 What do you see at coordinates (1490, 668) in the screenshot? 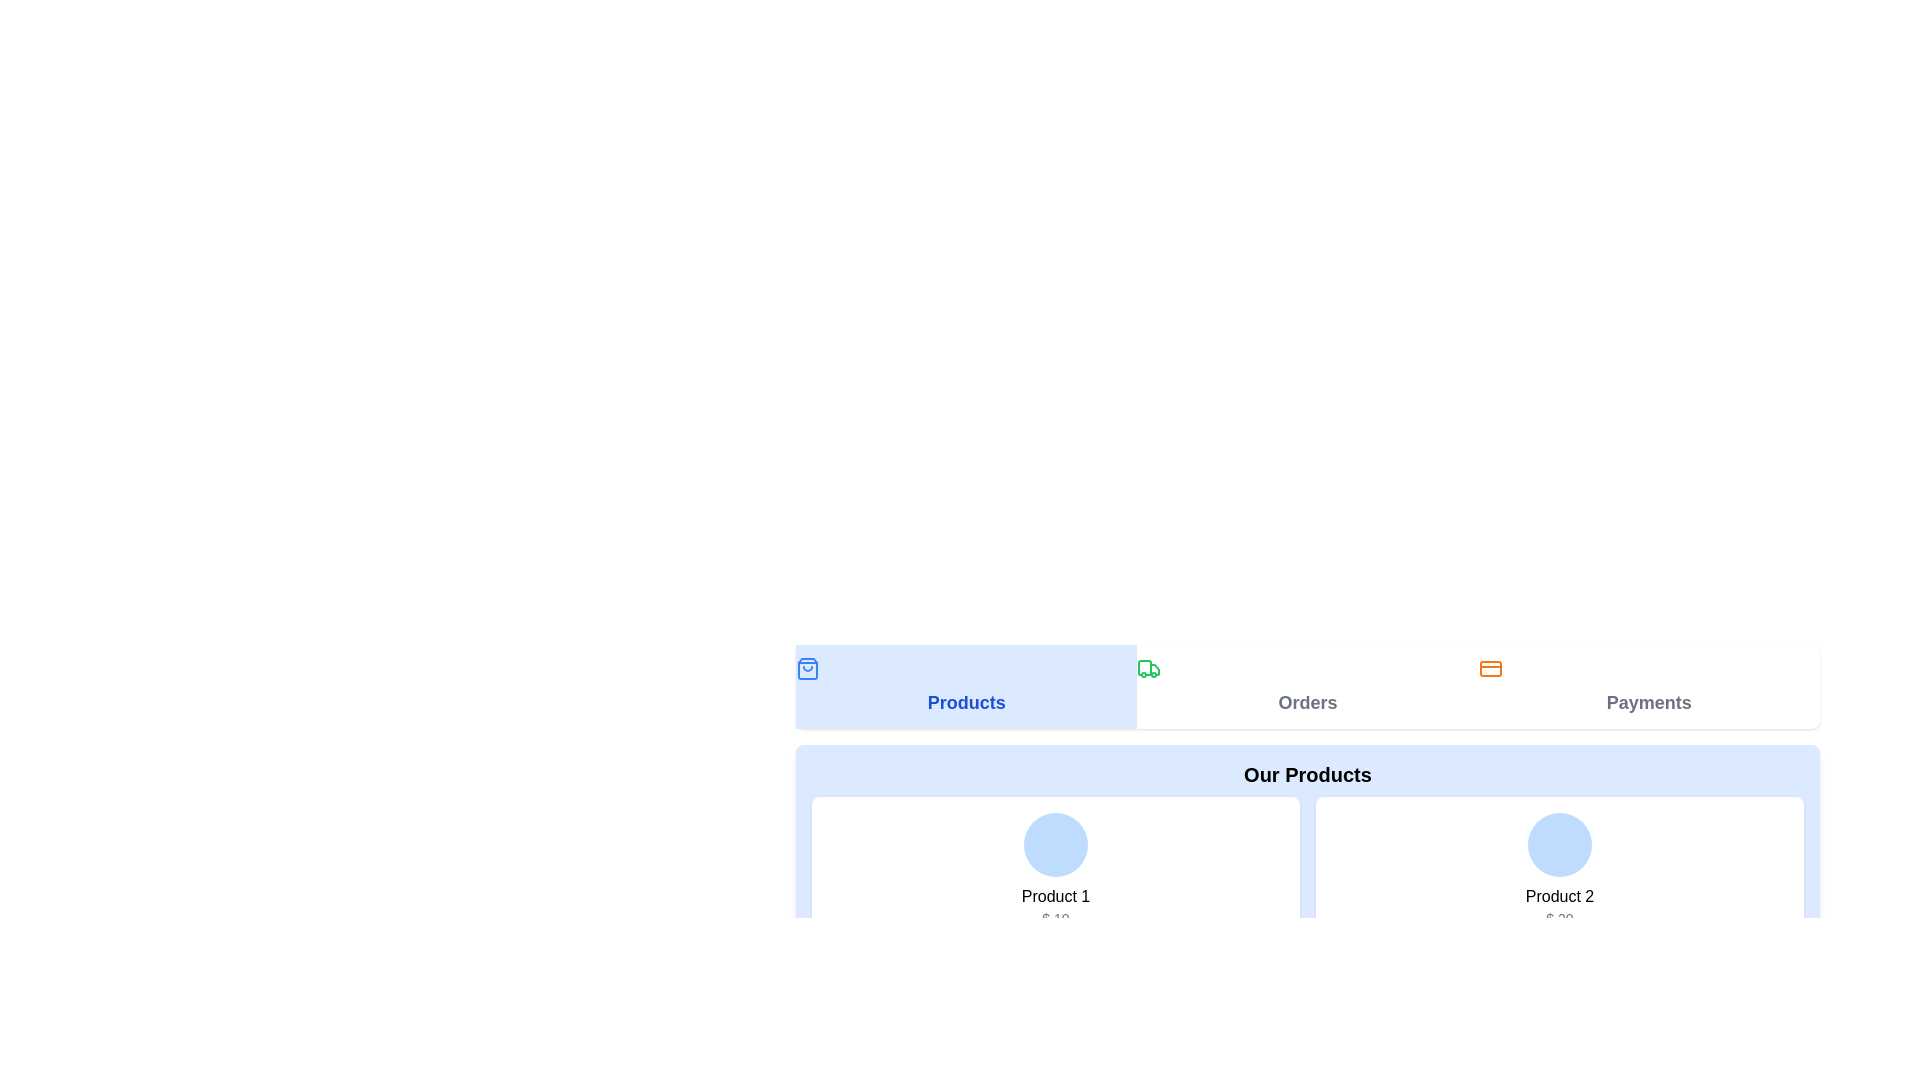
I see `the 'Payments' icon located in the navigation bar, positioned to the right of the 'Orders' section and directly above the 'Payments' label` at bounding box center [1490, 668].